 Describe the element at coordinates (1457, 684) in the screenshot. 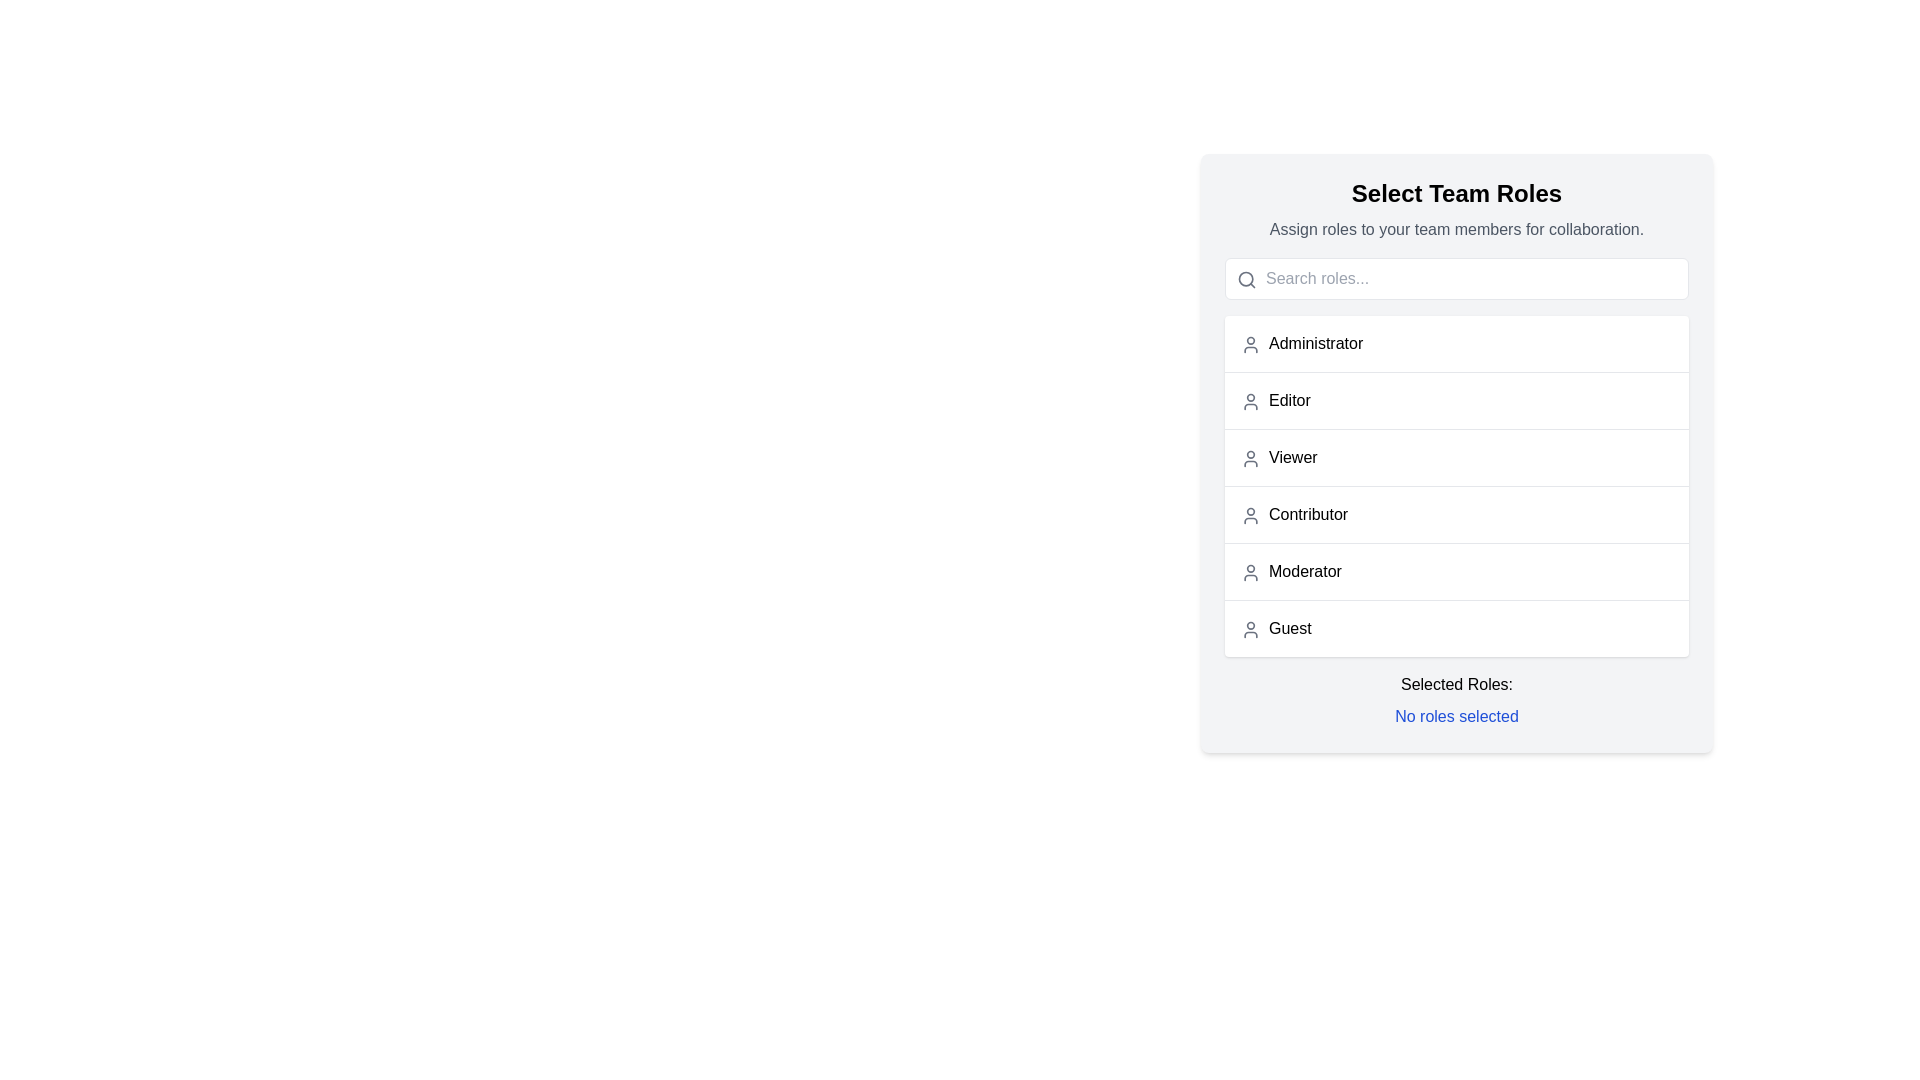

I see `the label indicating the purpose of the content for selected roles, located in the 'Select Team Roles' panel above 'No roles selected'` at that location.